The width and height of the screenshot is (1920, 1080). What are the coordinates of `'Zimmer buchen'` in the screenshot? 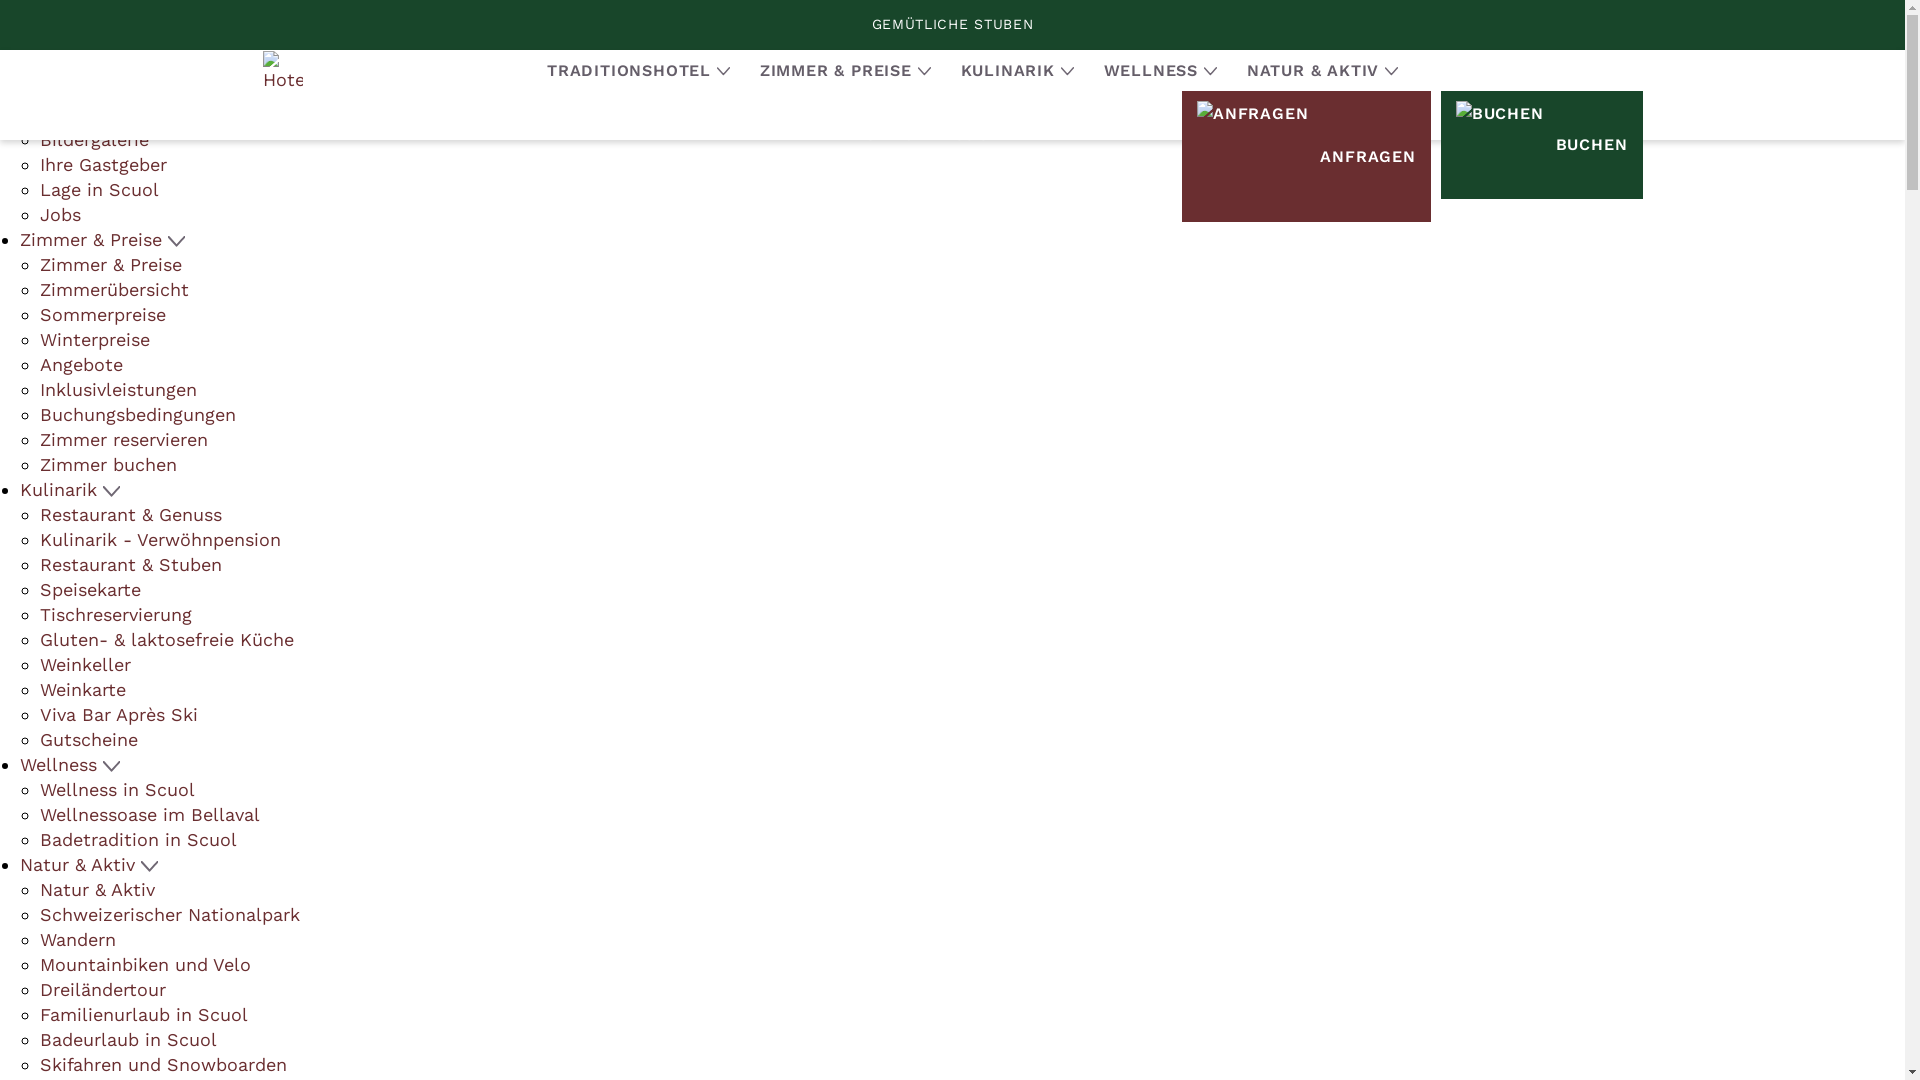 It's located at (107, 464).